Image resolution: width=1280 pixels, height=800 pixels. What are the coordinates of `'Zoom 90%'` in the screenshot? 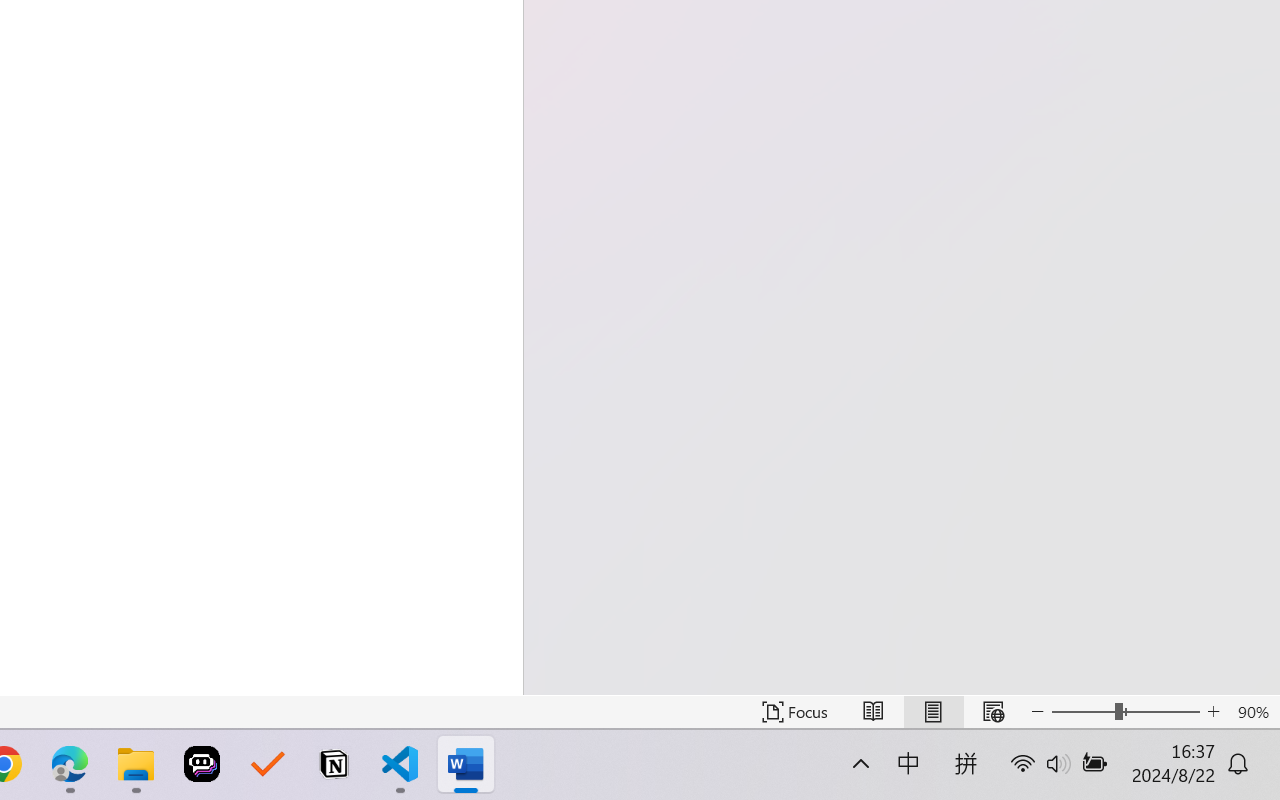 It's located at (1252, 711).